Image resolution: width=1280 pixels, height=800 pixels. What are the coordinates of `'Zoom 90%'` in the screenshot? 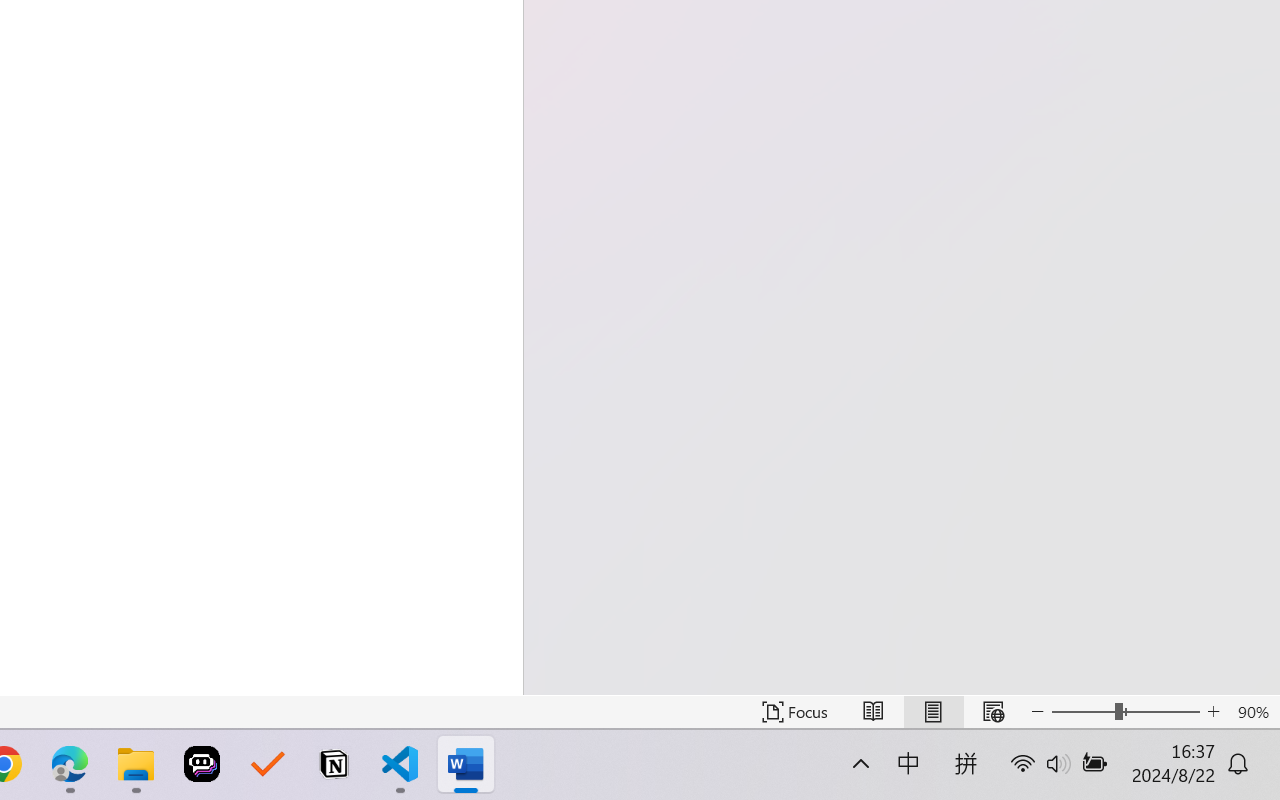 It's located at (1252, 711).